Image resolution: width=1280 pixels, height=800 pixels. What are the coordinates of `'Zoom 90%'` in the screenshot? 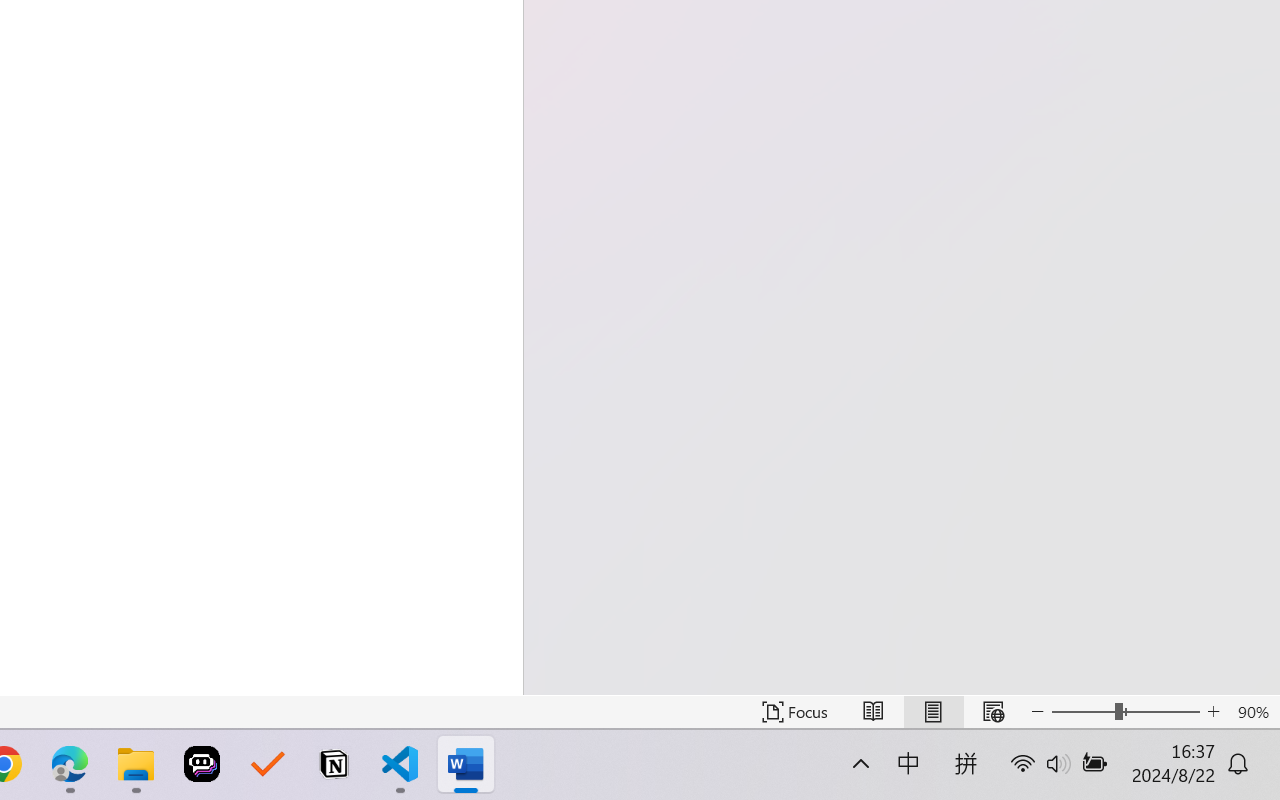 It's located at (1252, 711).